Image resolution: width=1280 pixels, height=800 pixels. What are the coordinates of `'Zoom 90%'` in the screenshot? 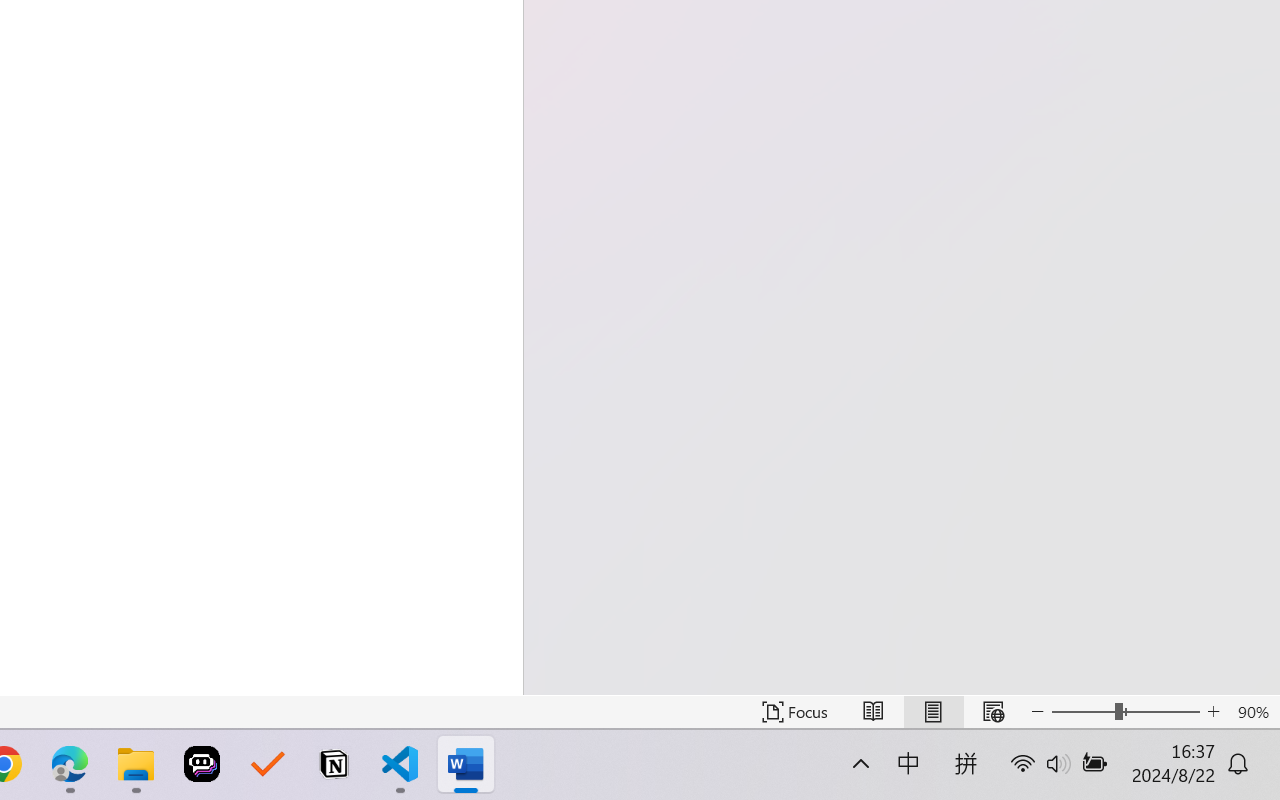 It's located at (1252, 711).